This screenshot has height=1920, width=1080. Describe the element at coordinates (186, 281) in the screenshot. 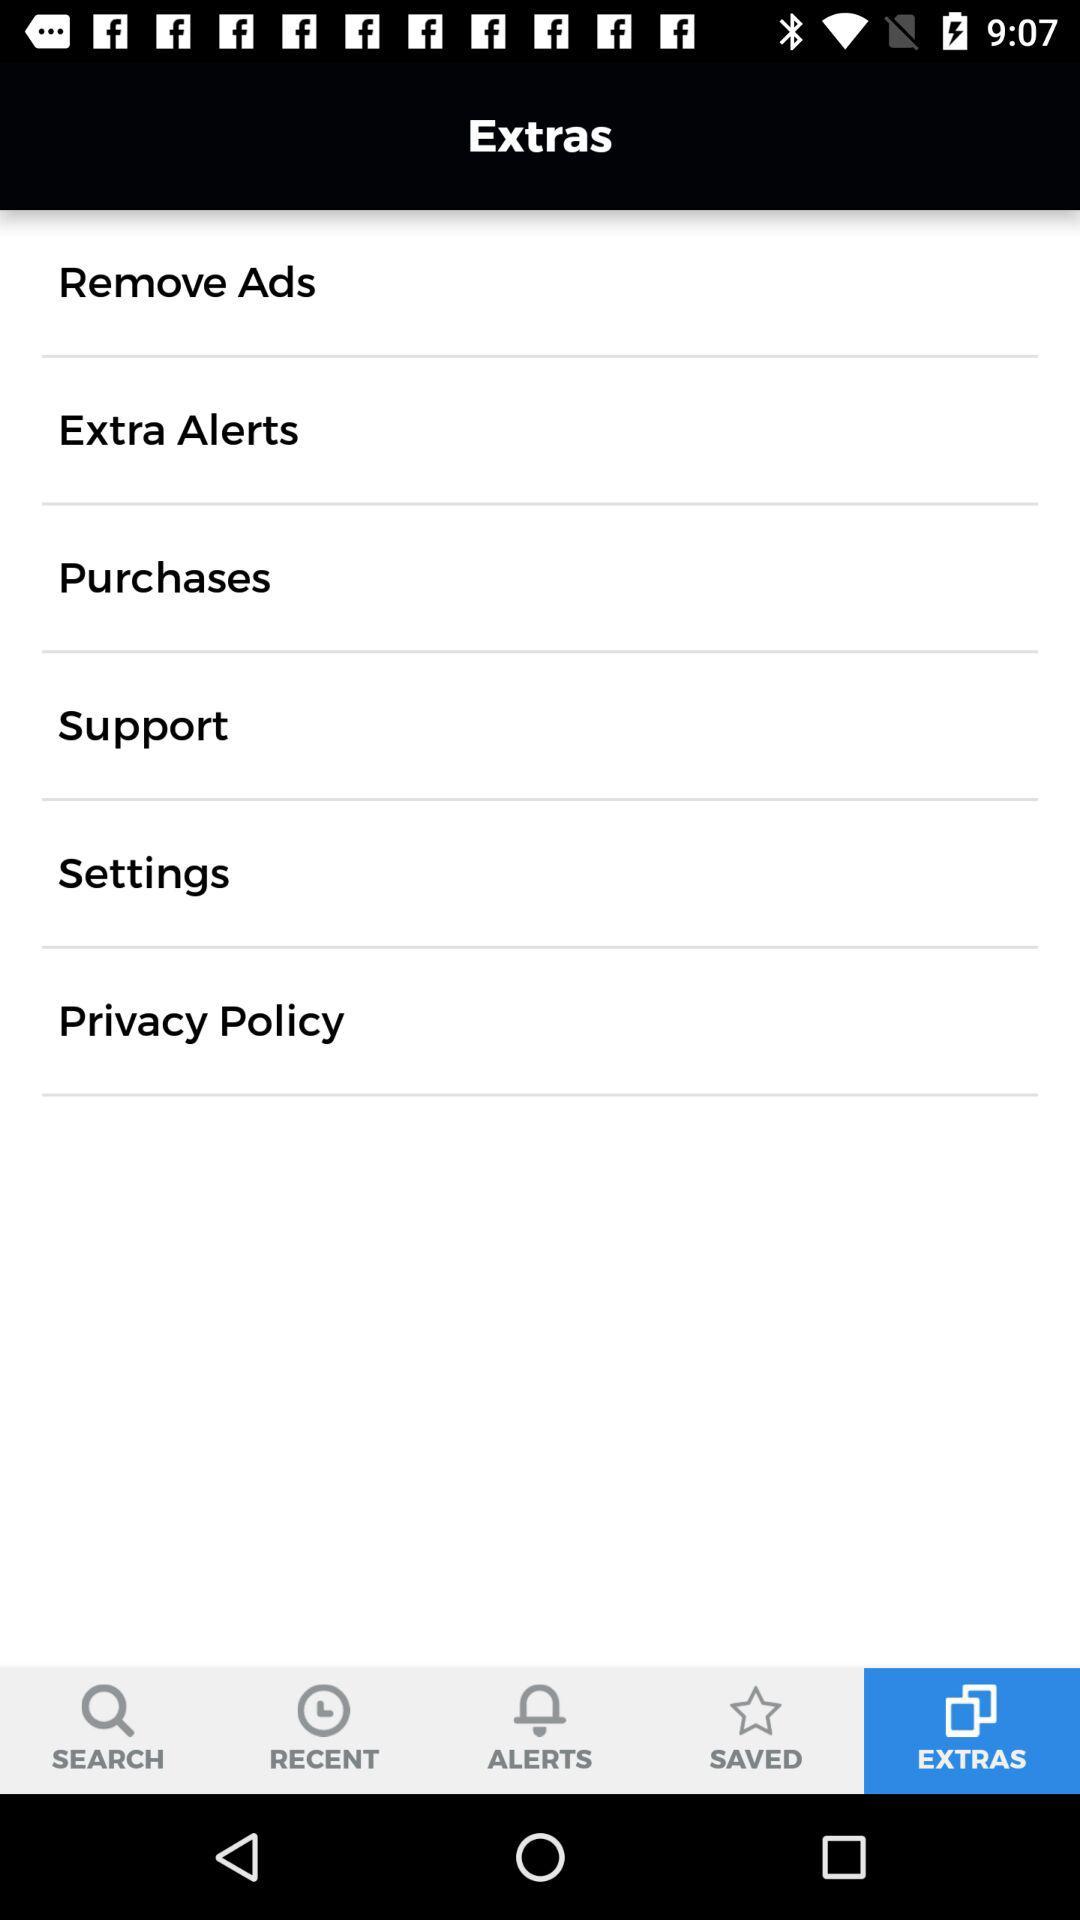

I see `remove ads item` at that location.